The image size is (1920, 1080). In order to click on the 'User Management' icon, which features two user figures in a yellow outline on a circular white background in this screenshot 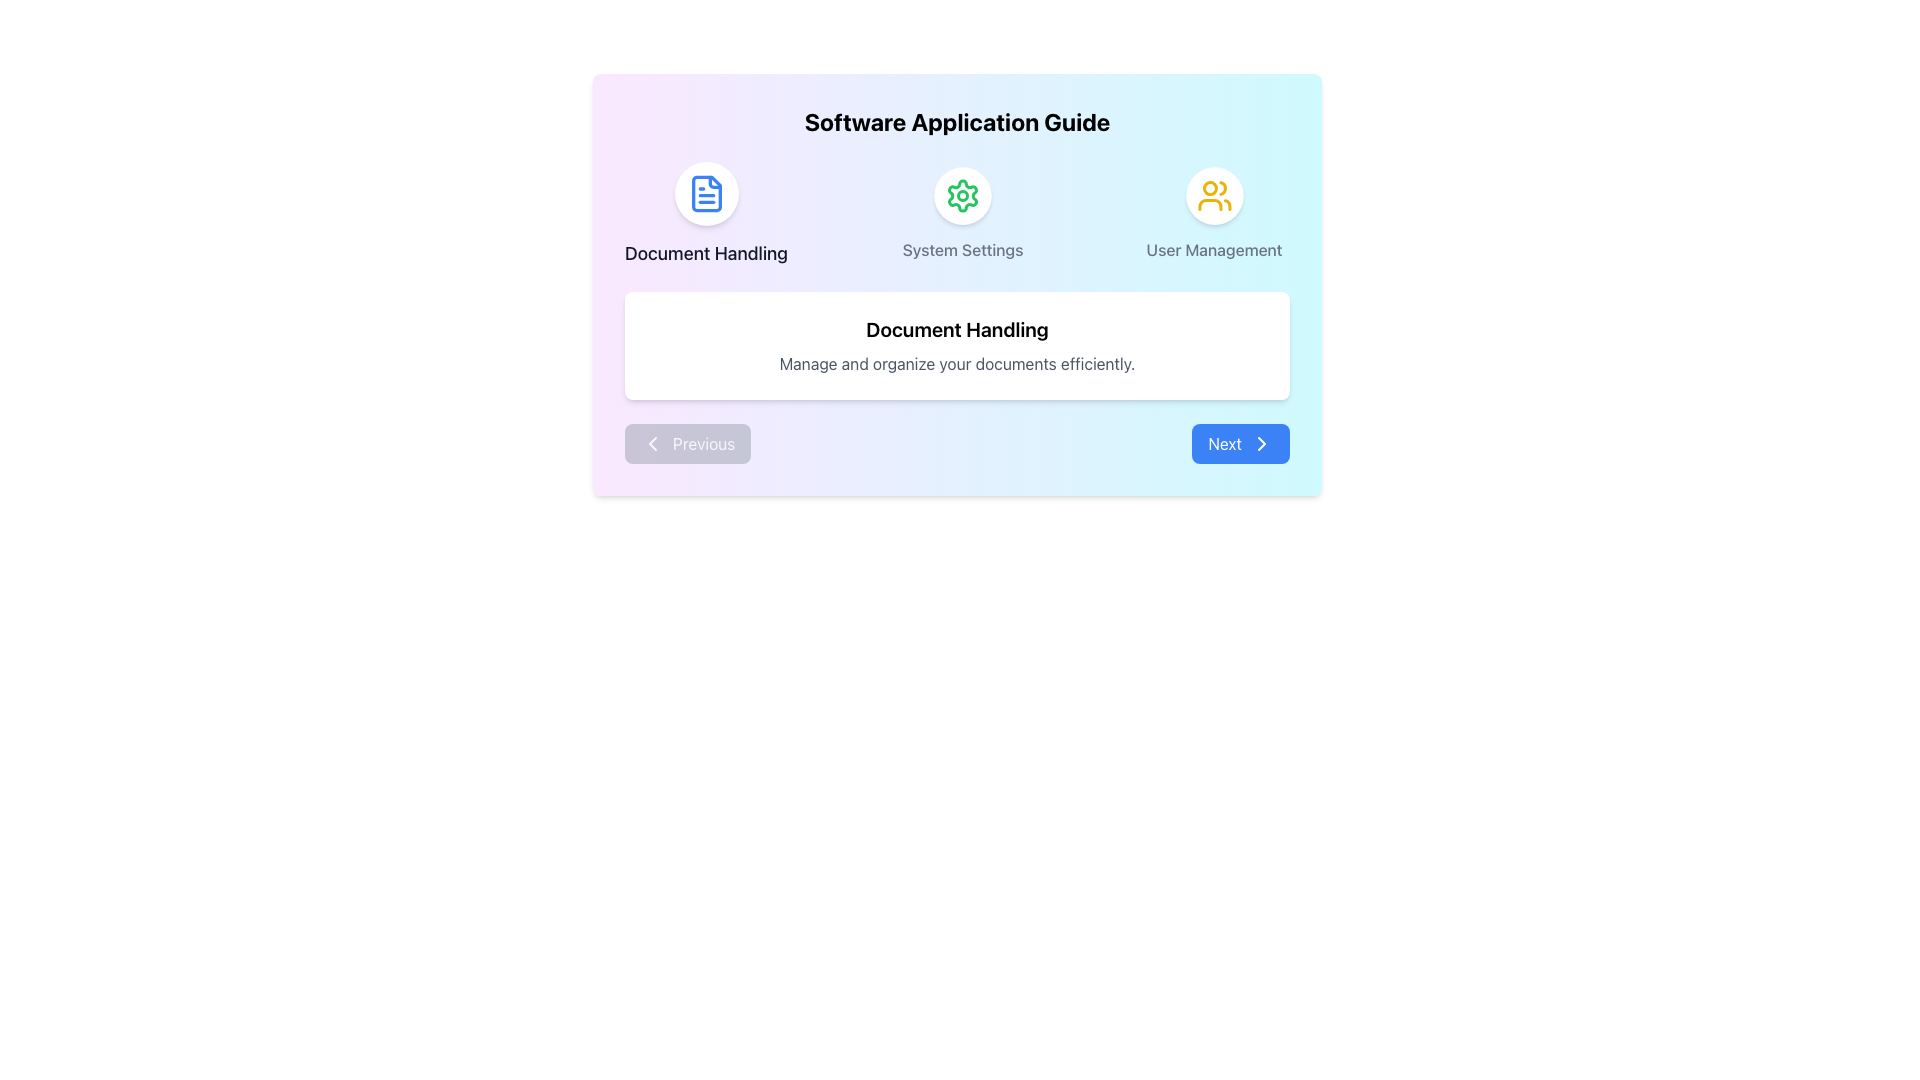, I will do `click(1213, 196)`.